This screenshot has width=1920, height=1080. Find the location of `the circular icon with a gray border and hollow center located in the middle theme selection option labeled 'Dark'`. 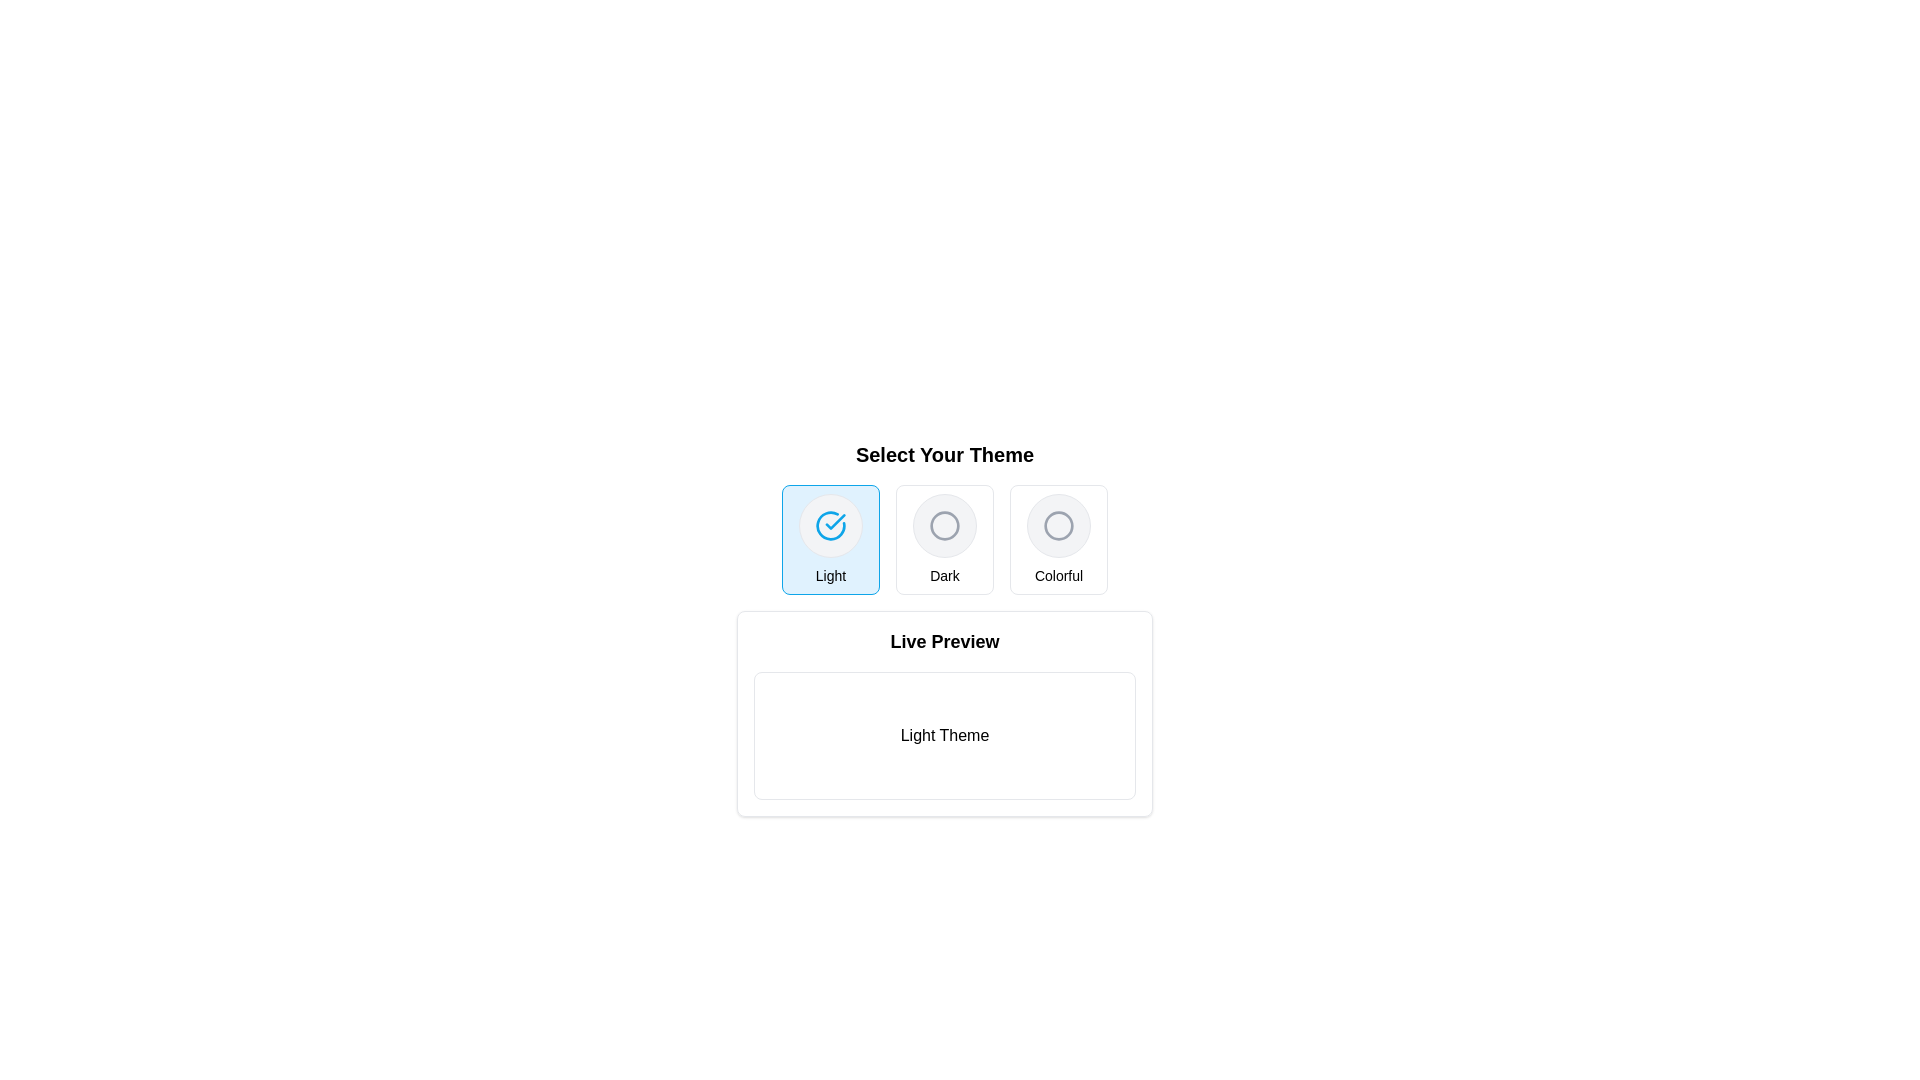

the circular icon with a gray border and hollow center located in the middle theme selection option labeled 'Dark' is located at coordinates (944, 524).